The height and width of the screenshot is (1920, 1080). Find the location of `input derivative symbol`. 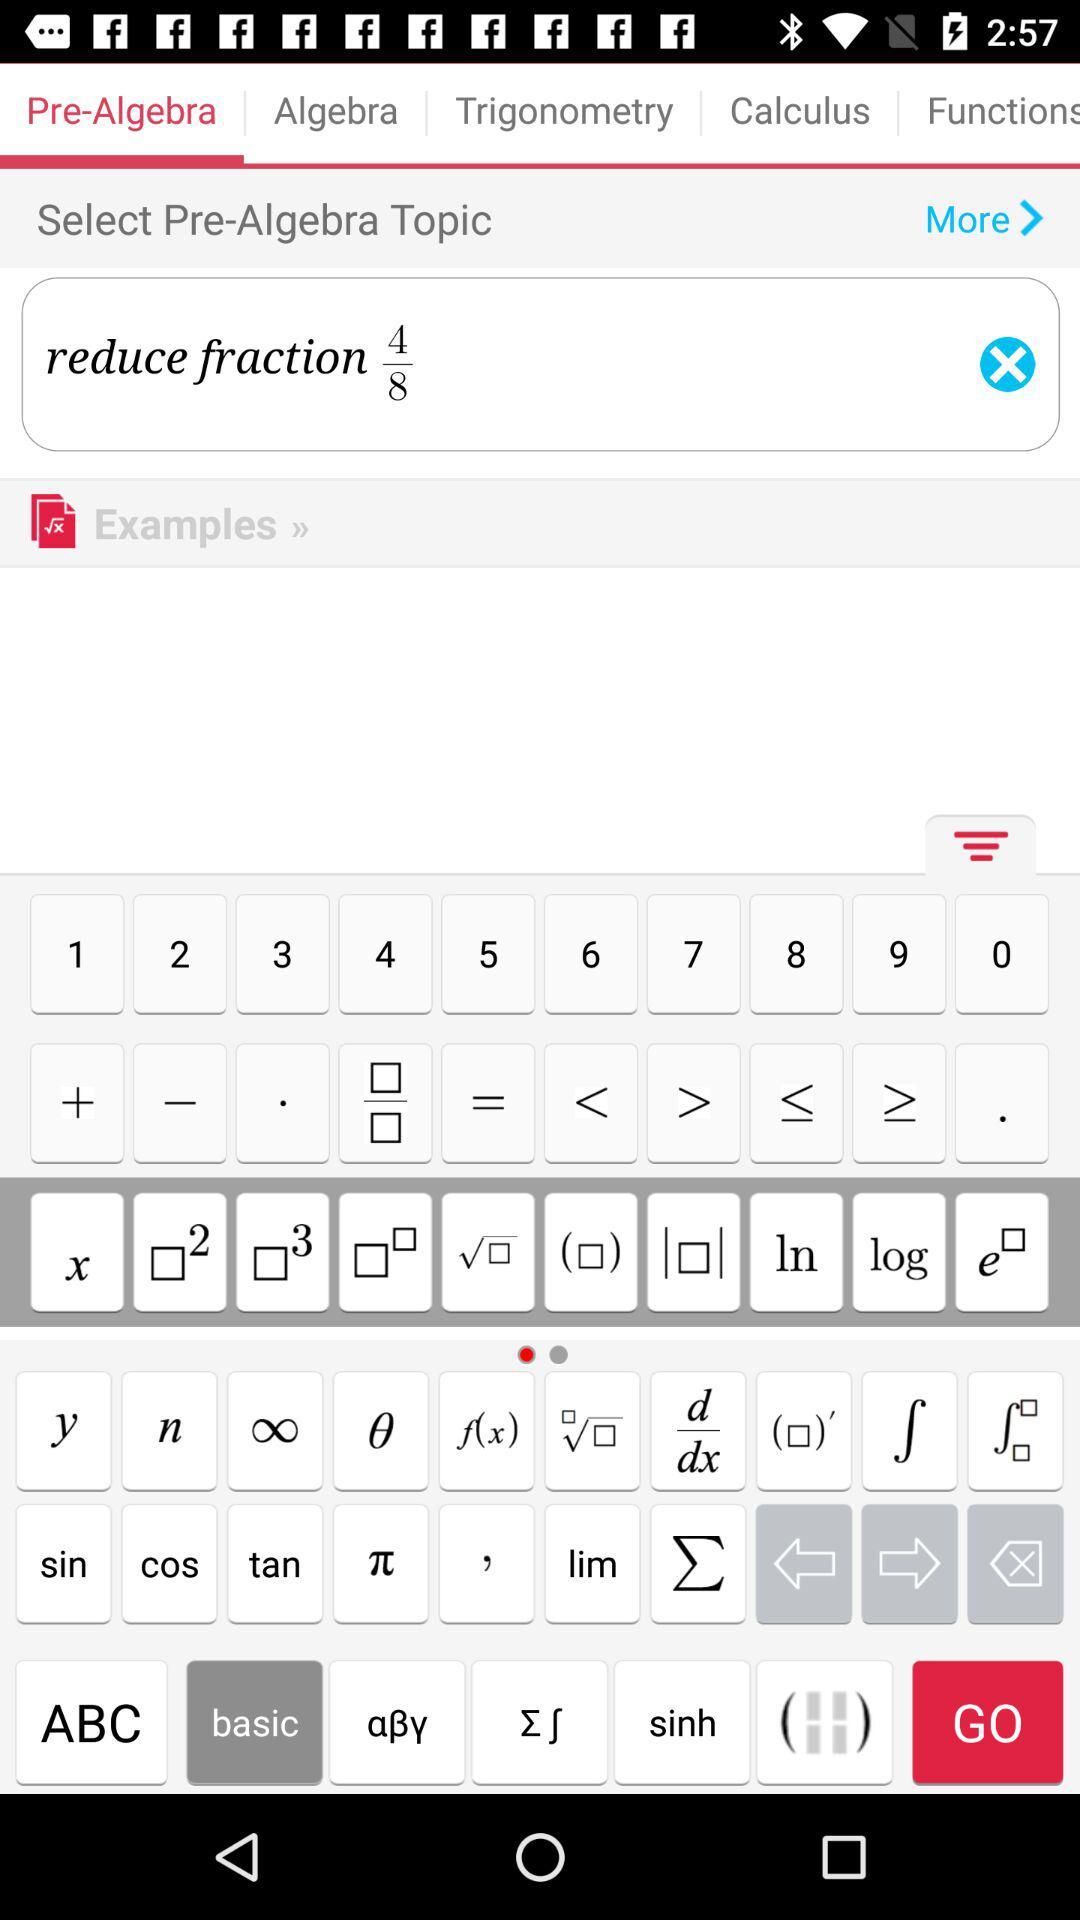

input derivative symbol is located at coordinates (697, 1429).